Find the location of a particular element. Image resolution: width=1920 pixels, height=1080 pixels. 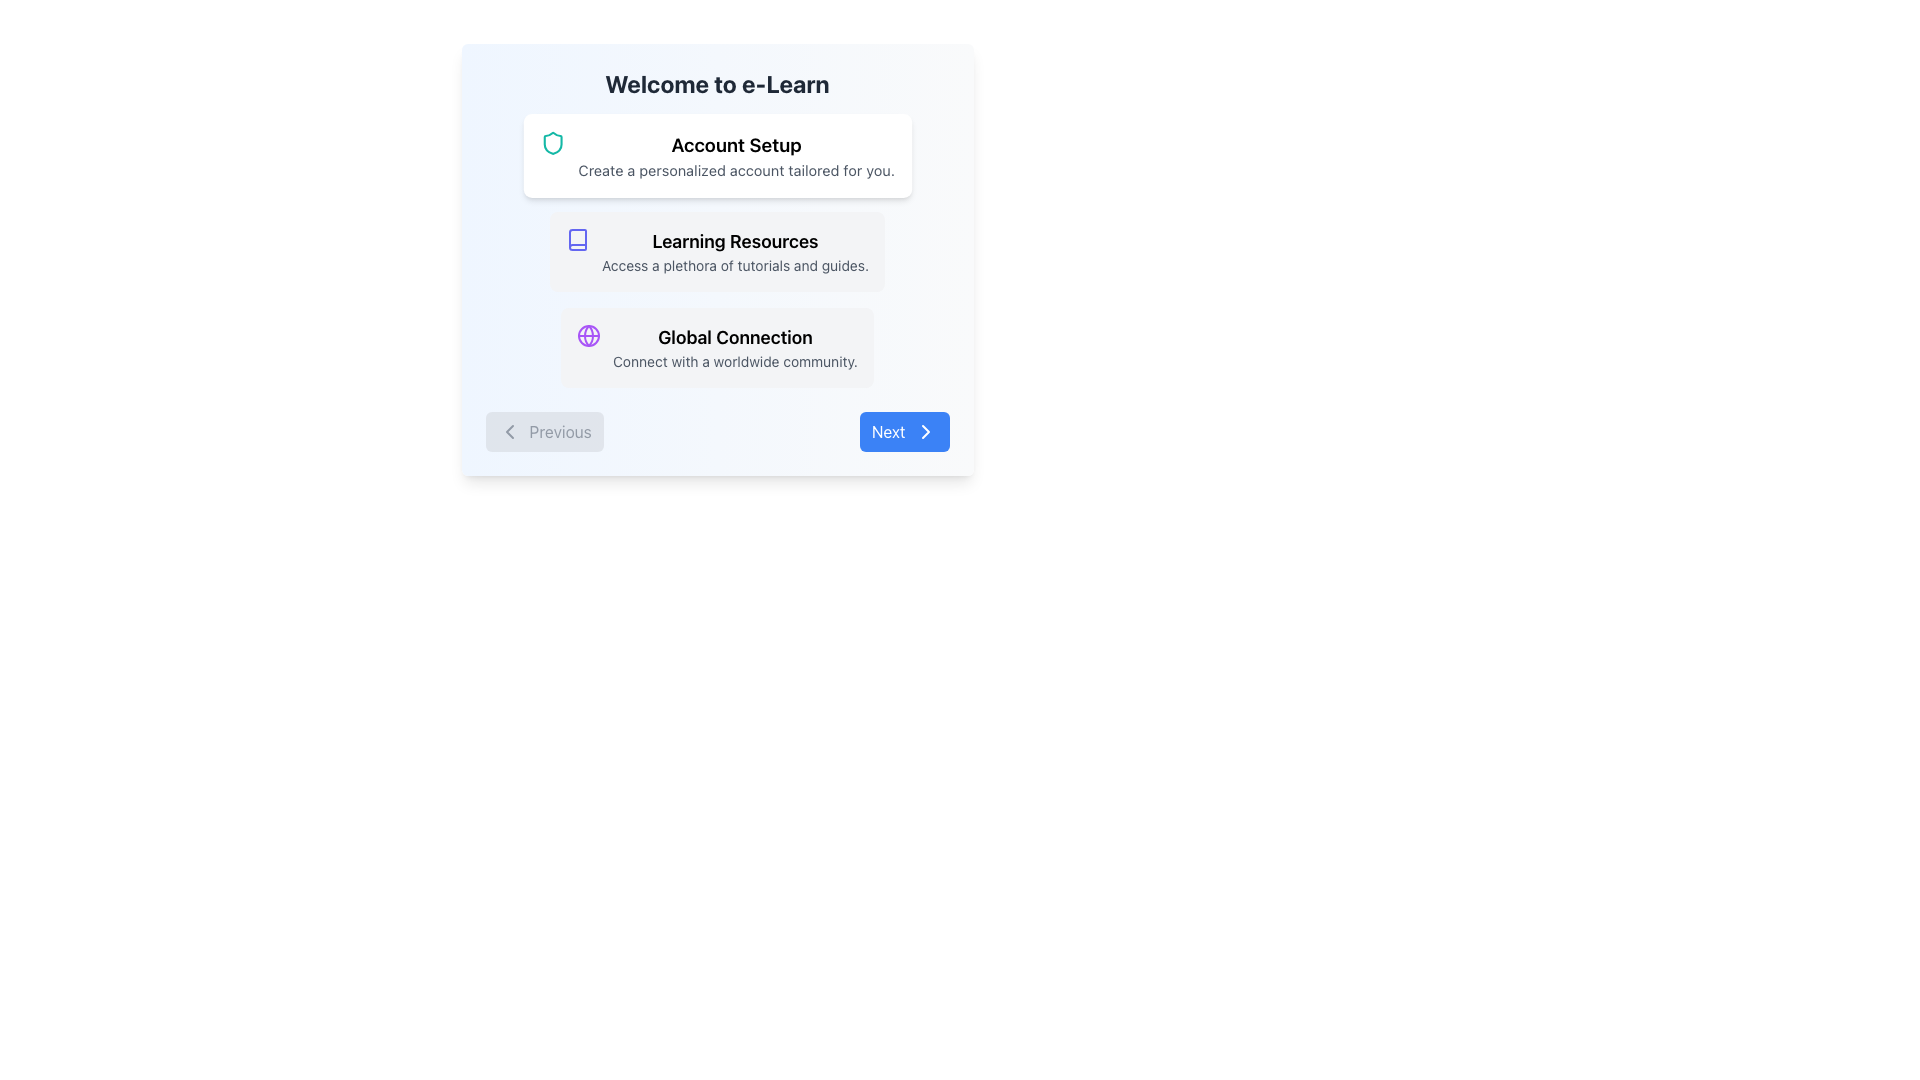

the icon resembling a rectangular book or binder, which is associated with the 'Learning Resources' label is located at coordinates (577, 238).